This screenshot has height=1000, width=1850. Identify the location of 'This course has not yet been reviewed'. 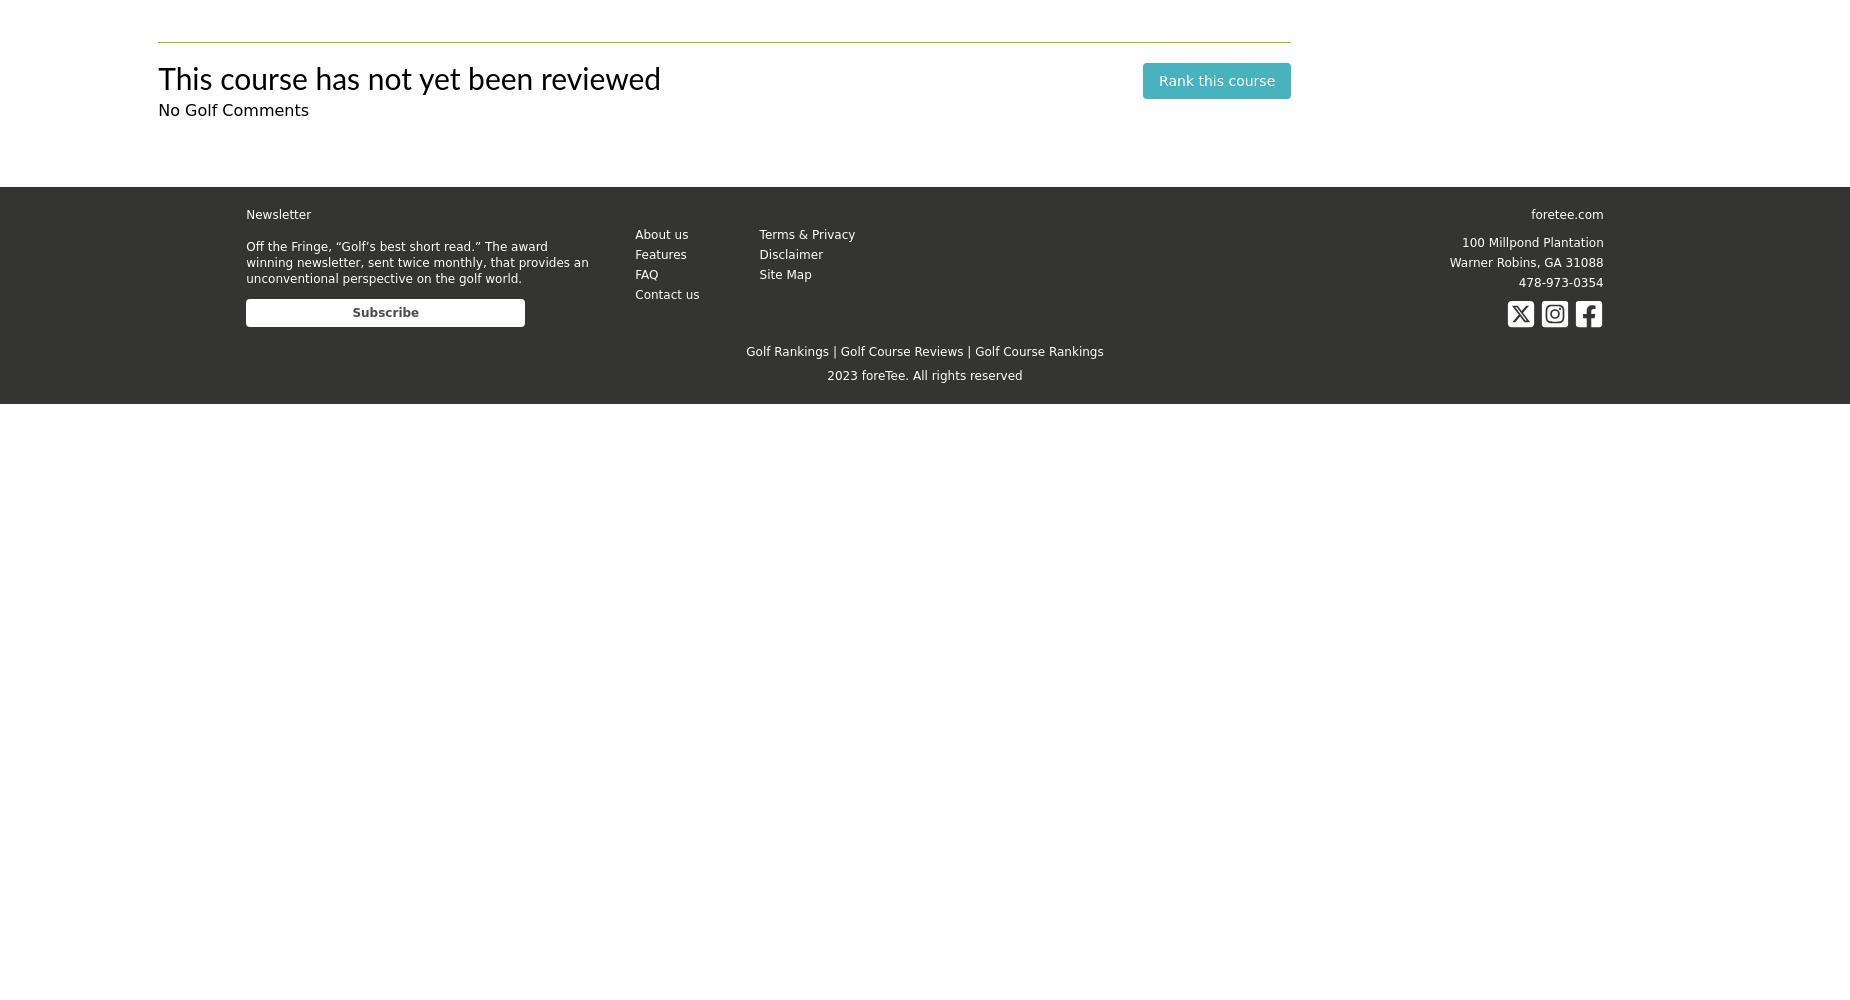
(156, 80).